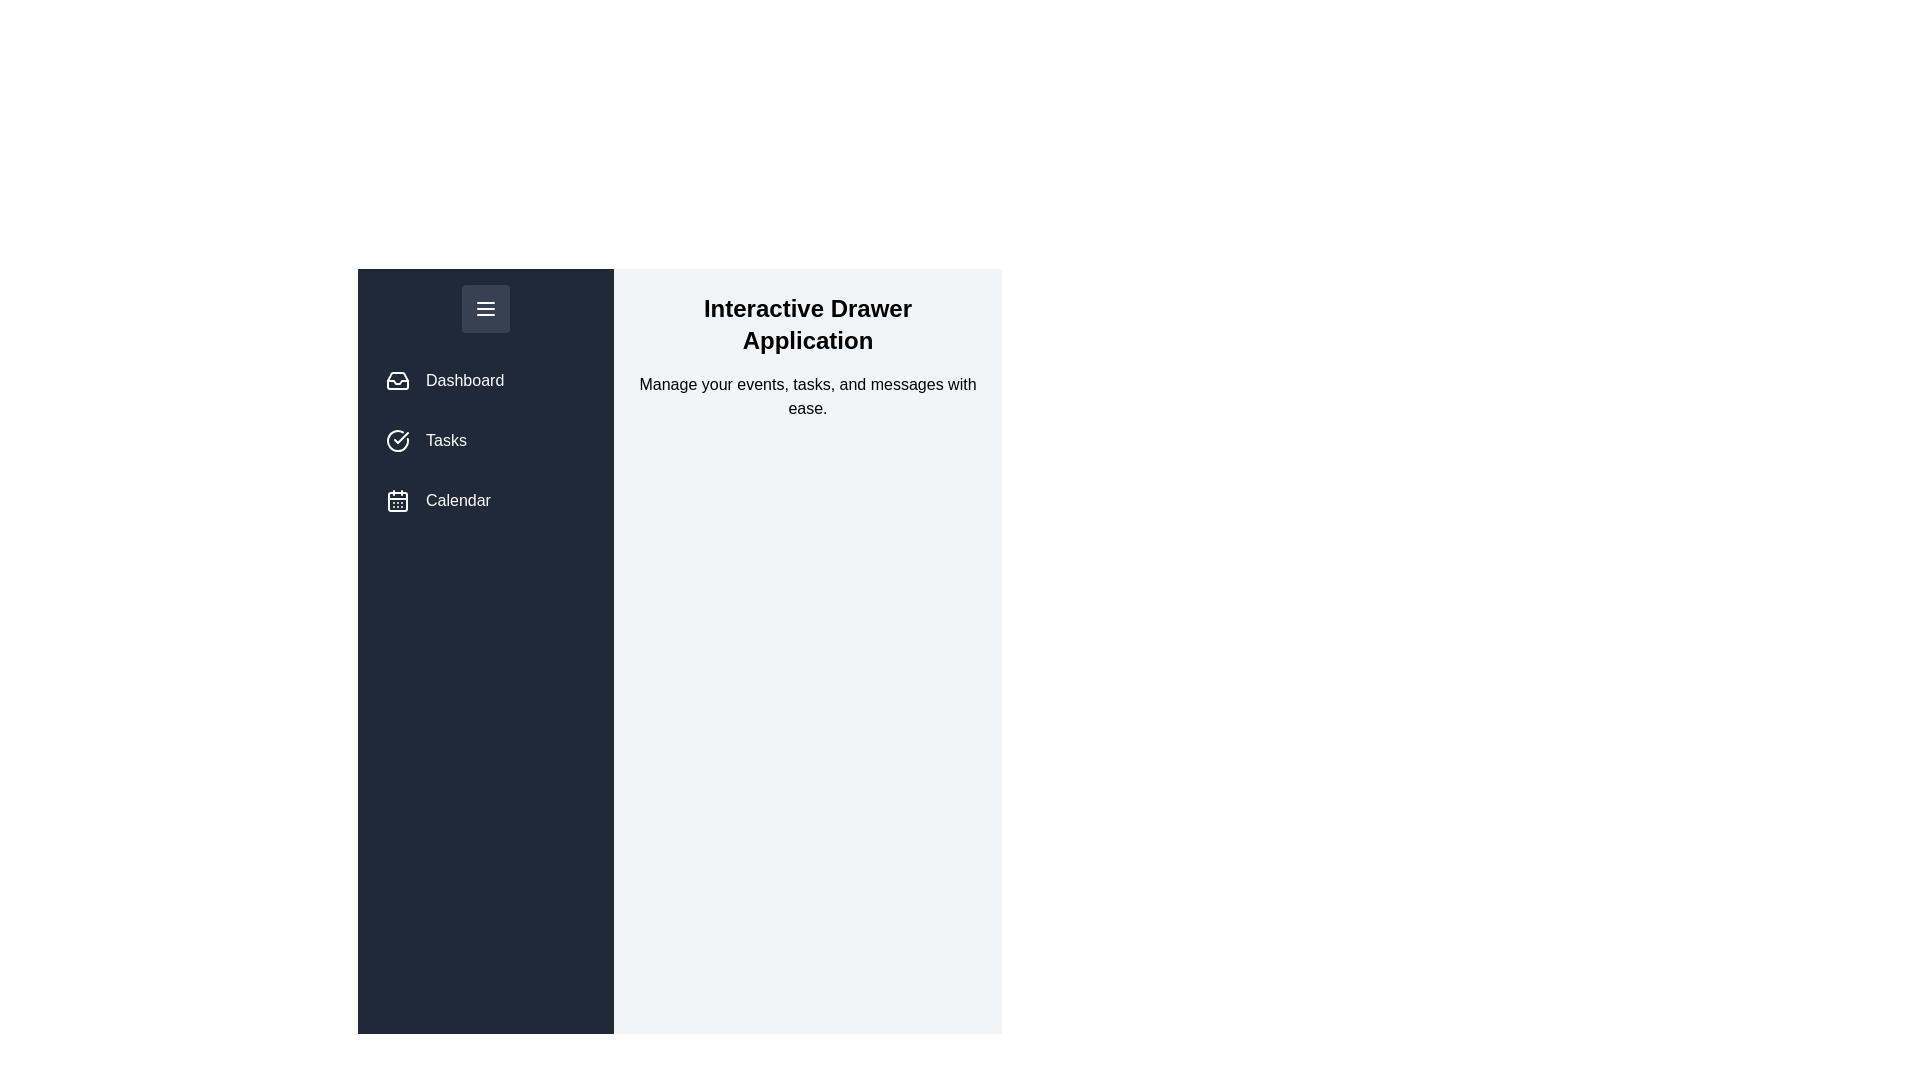  Describe the element at coordinates (398, 500) in the screenshot. I see `the inner square section of the calendar icon located in the vertical navigation bar, situated below the Task button and above the Calendar text label` at that location.